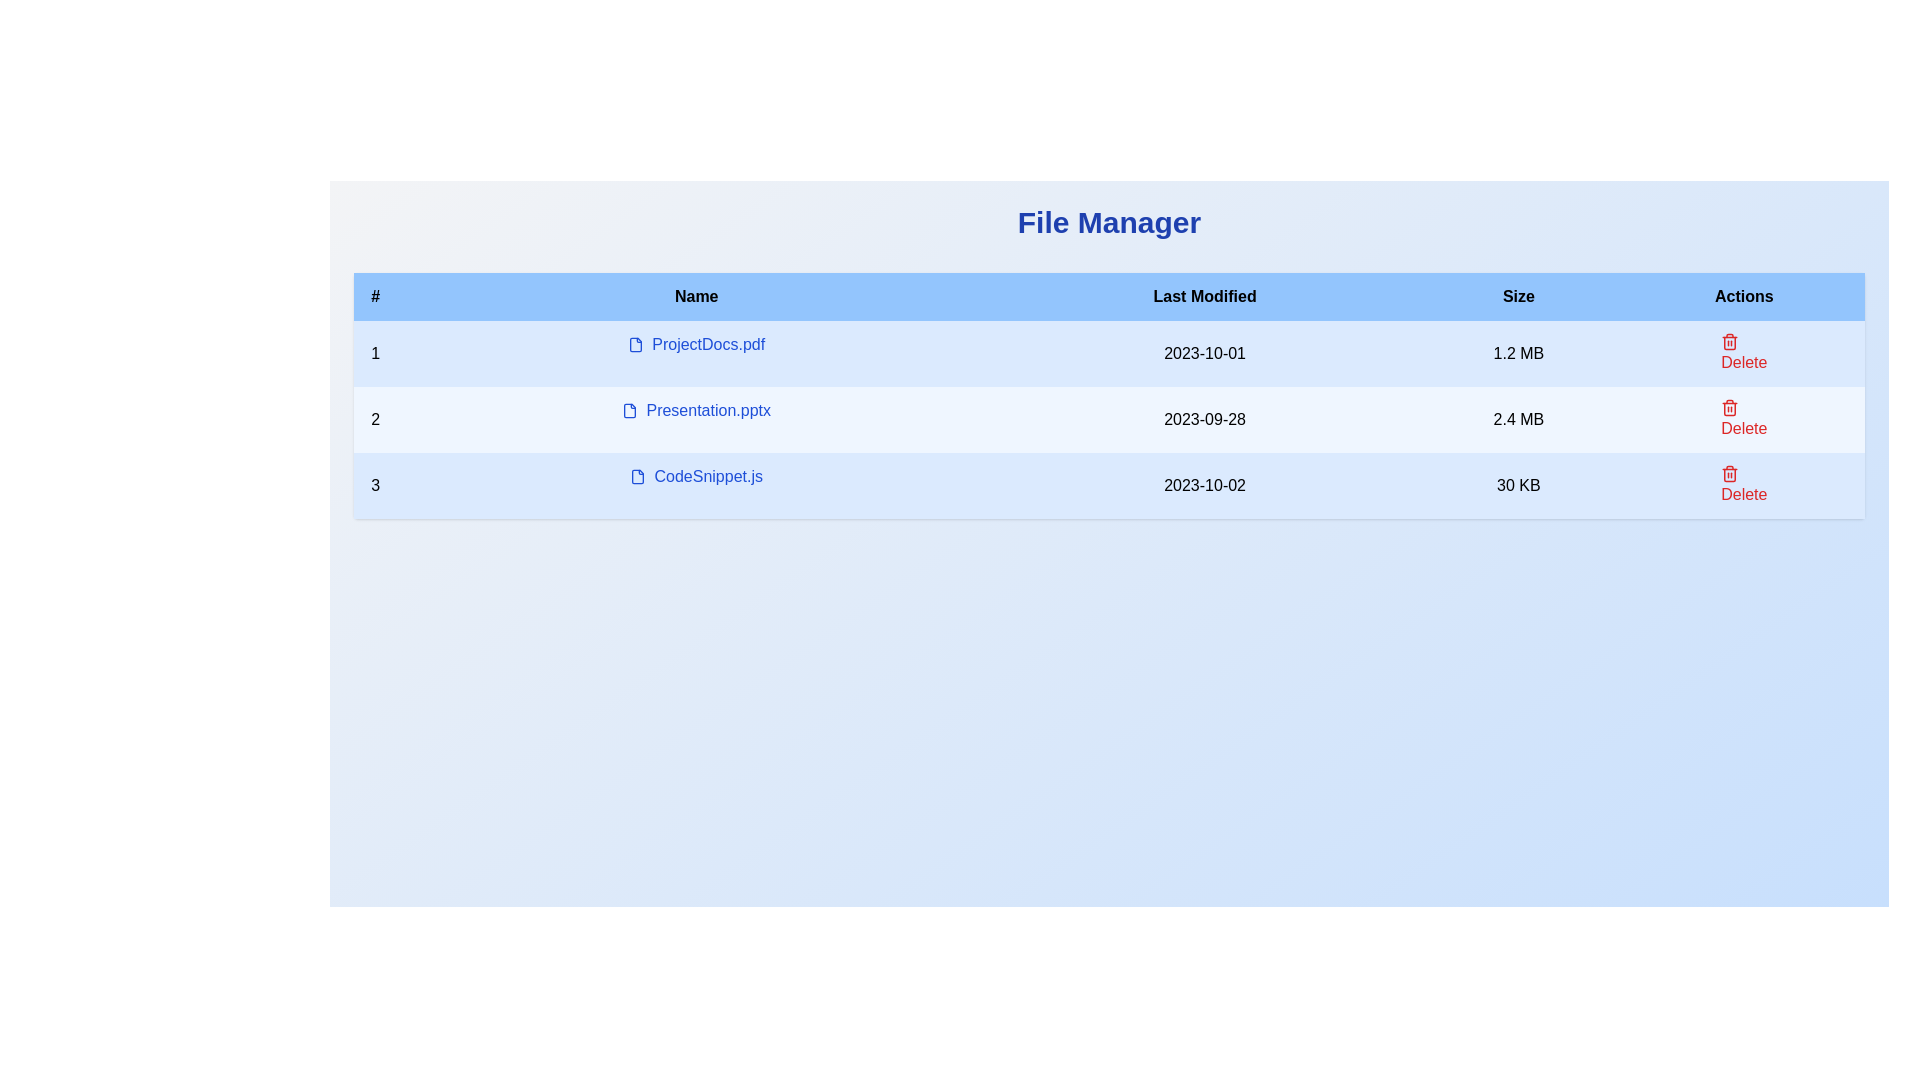 This screenshot has width=1920, height=1080. Describe the element at coordinates (1743, 486) in the screenshot. I see `the red 'Delete' button featuring a trash bin icon in the last row of the 'Actions' column in the 'File Manager'` at that location.